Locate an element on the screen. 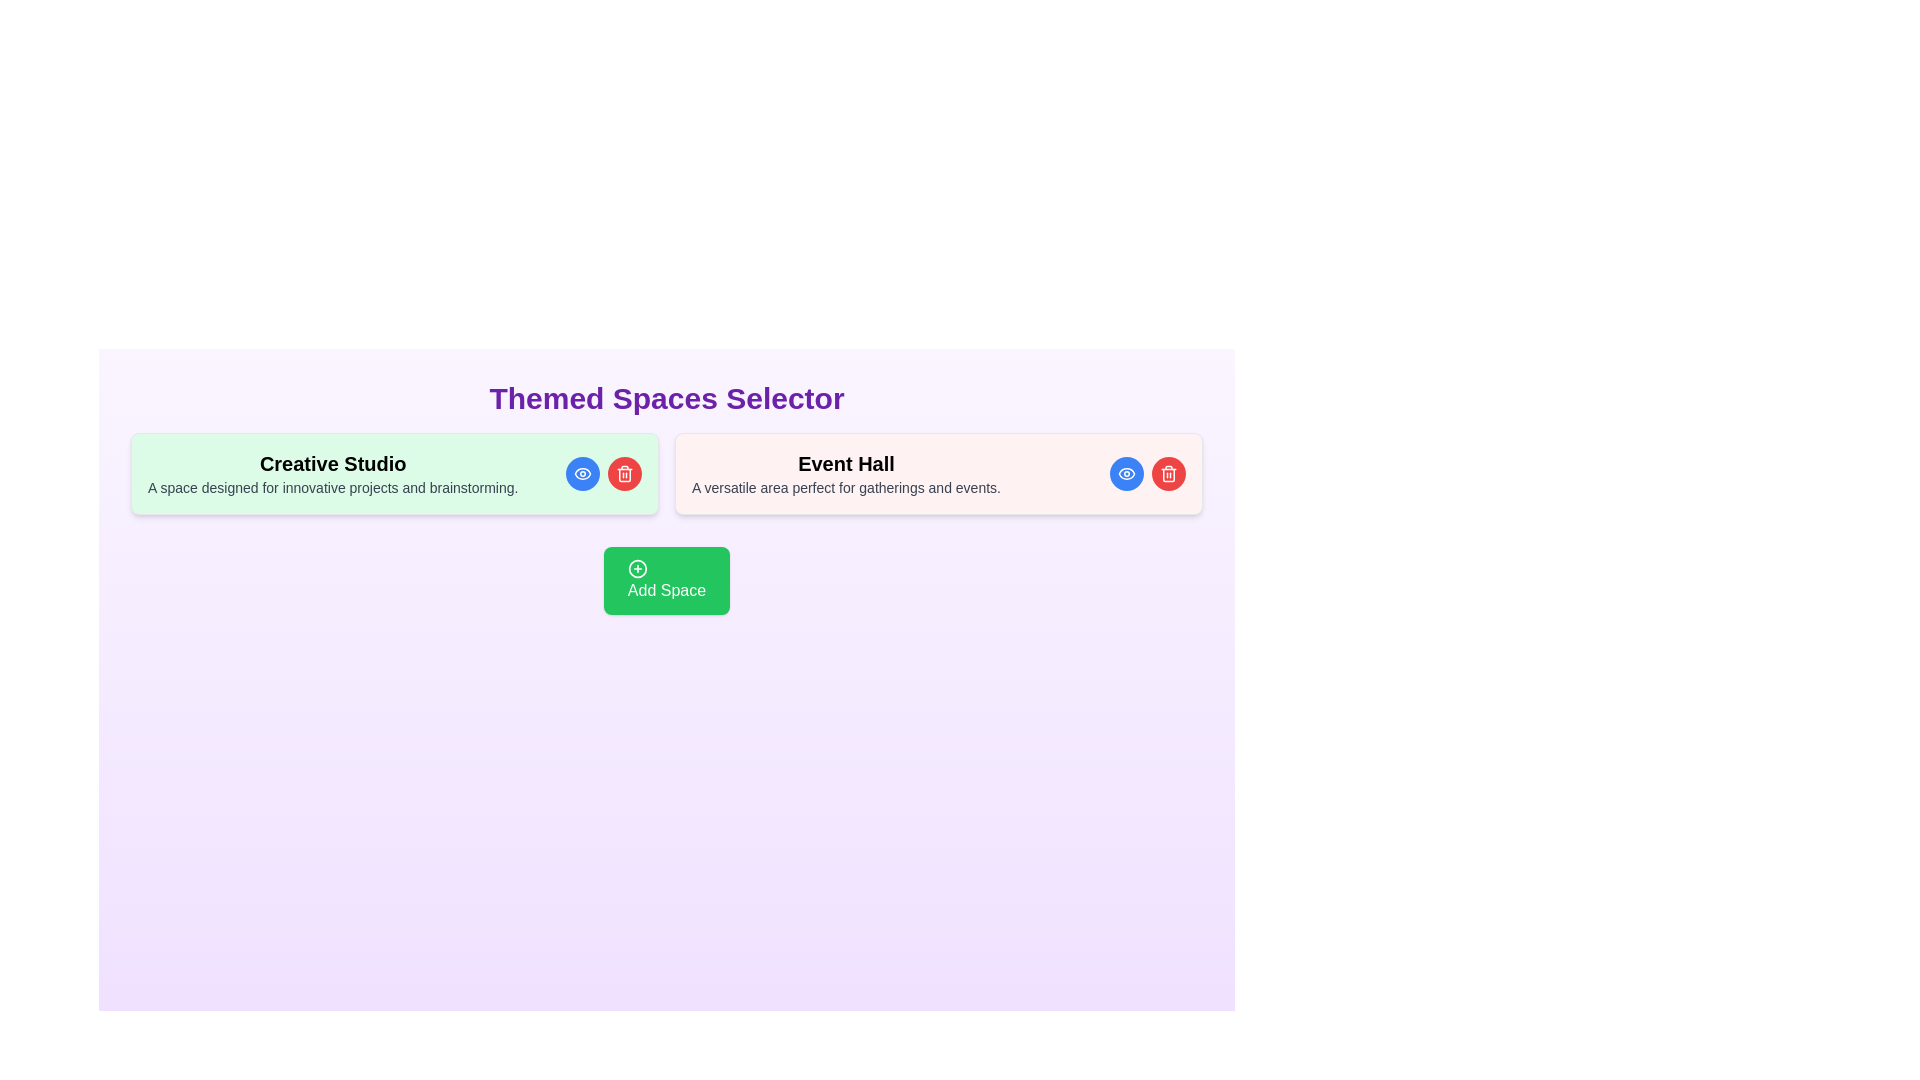  keyboard navigation is located at coordinates (667, 581).